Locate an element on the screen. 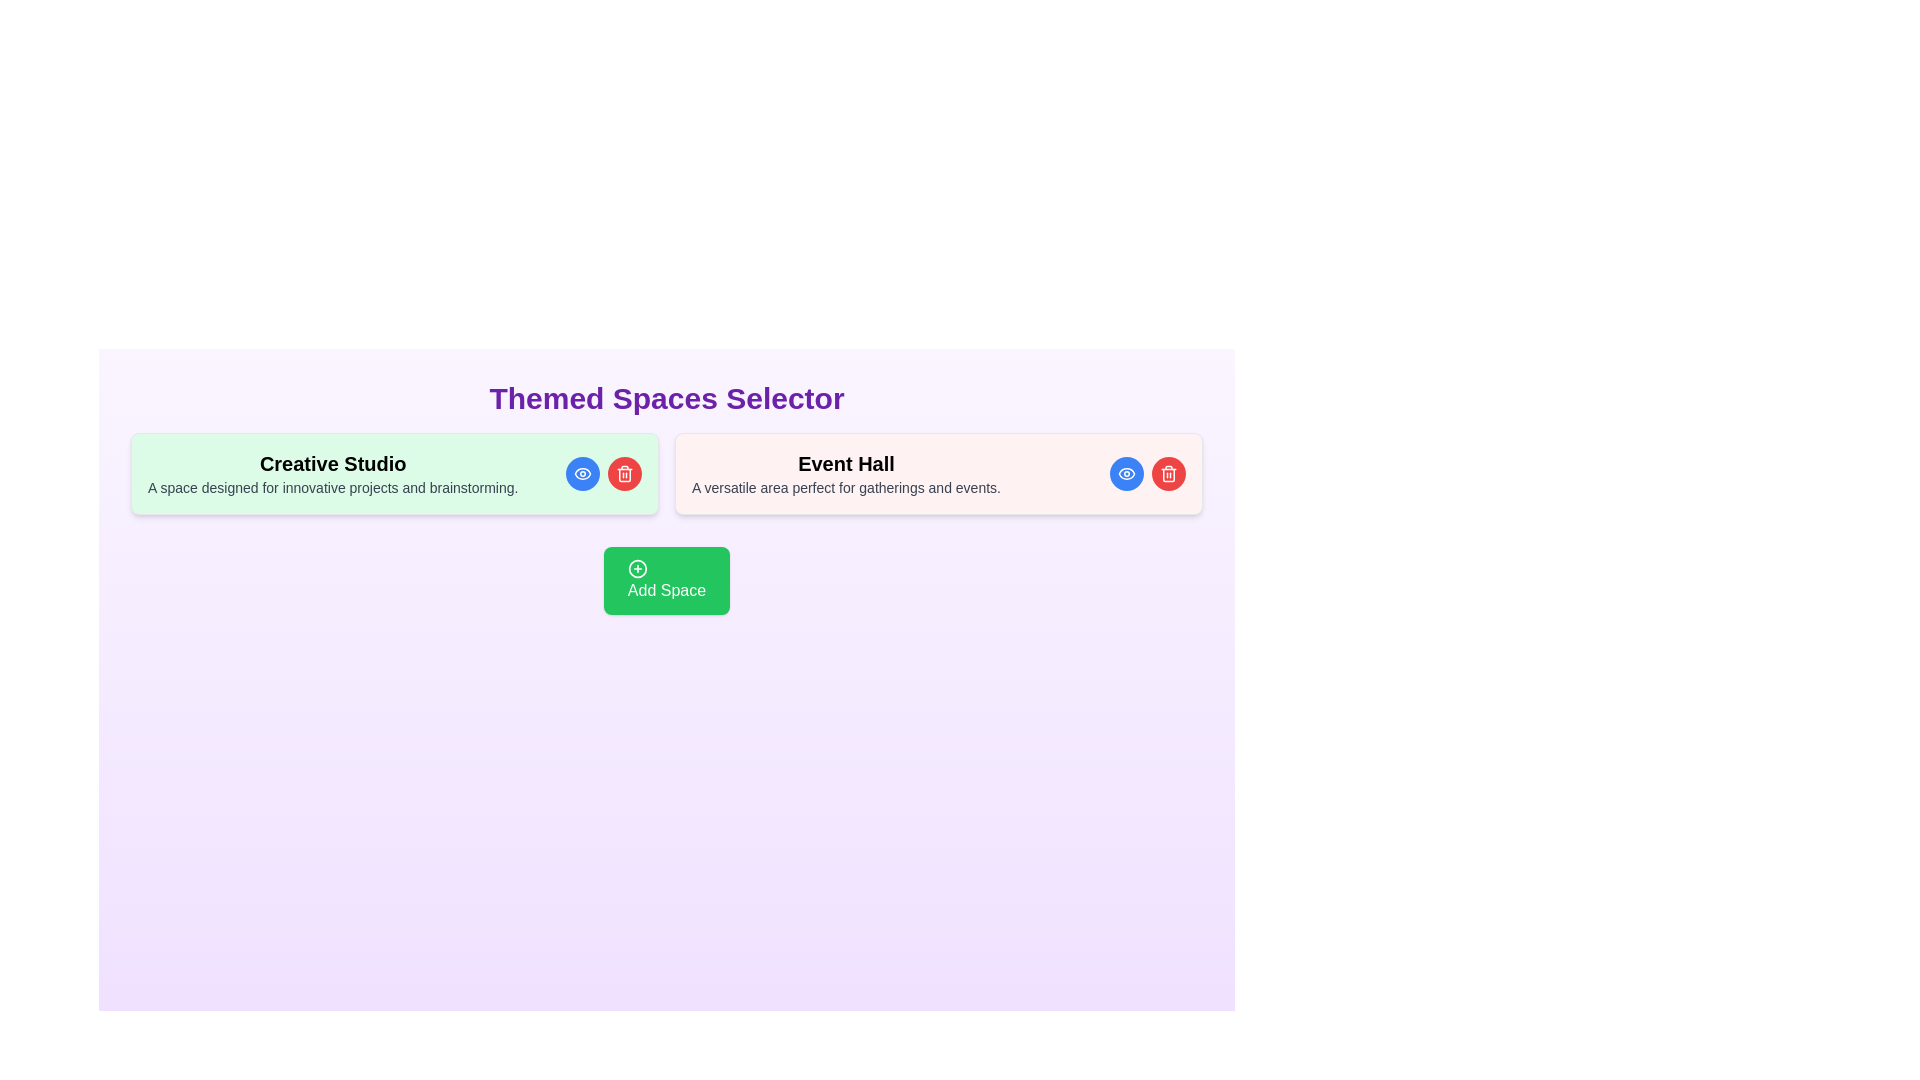  keyboard navigation is located at coordinates (667, 581).